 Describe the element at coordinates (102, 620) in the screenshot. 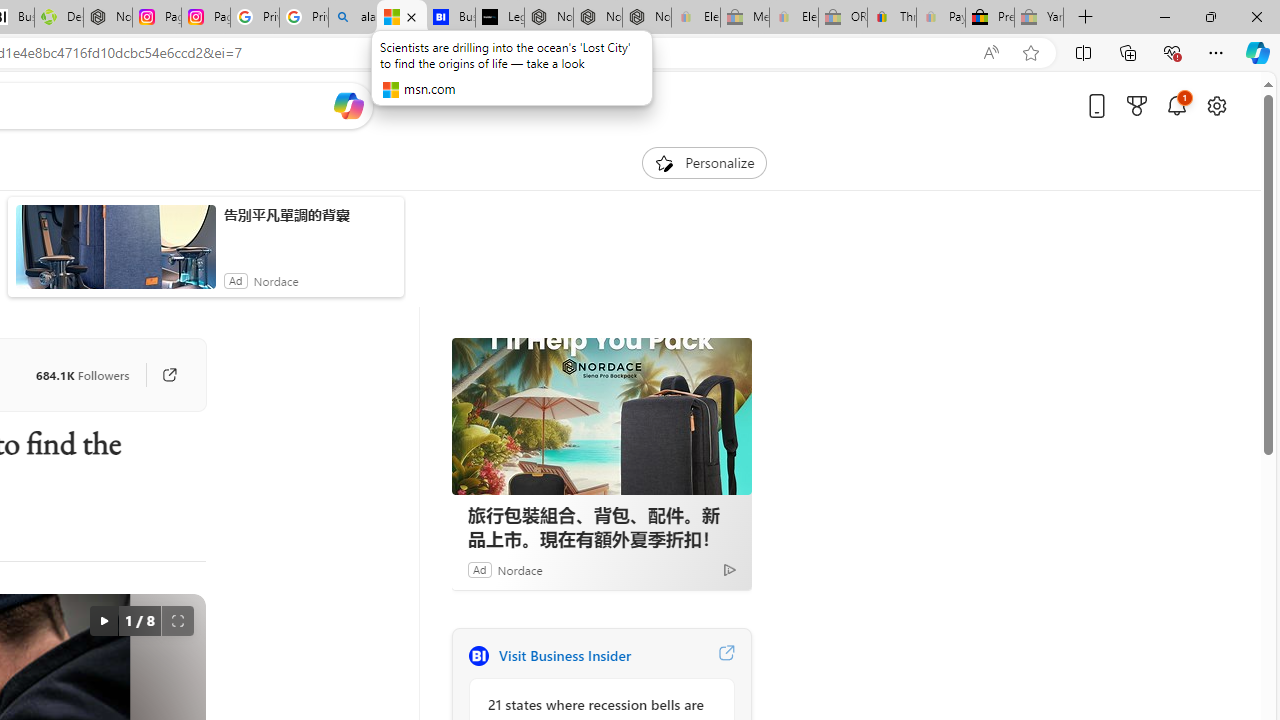

I see `'autorotate button'` at that location.